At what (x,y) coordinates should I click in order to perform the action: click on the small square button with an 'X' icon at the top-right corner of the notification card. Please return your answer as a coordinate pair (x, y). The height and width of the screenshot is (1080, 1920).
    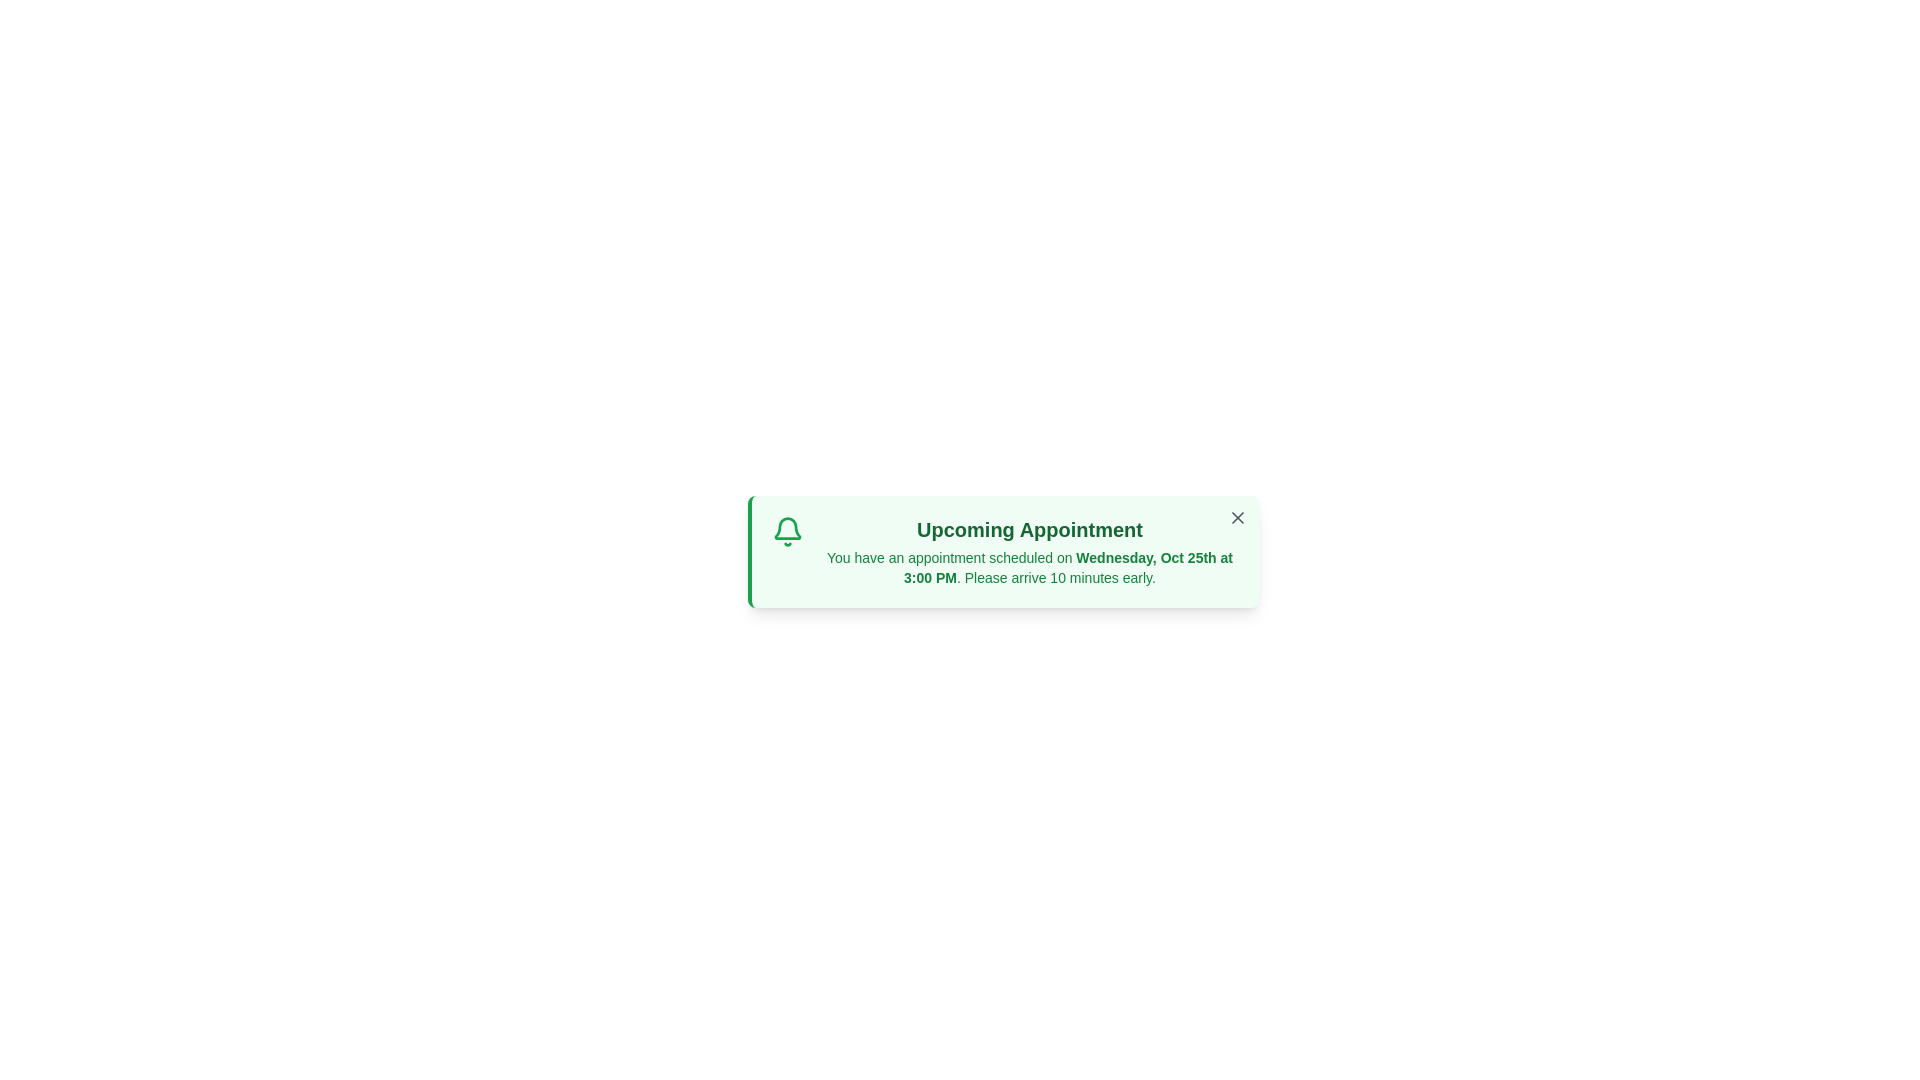
    Looking at the image, I should click on (1237, 516).